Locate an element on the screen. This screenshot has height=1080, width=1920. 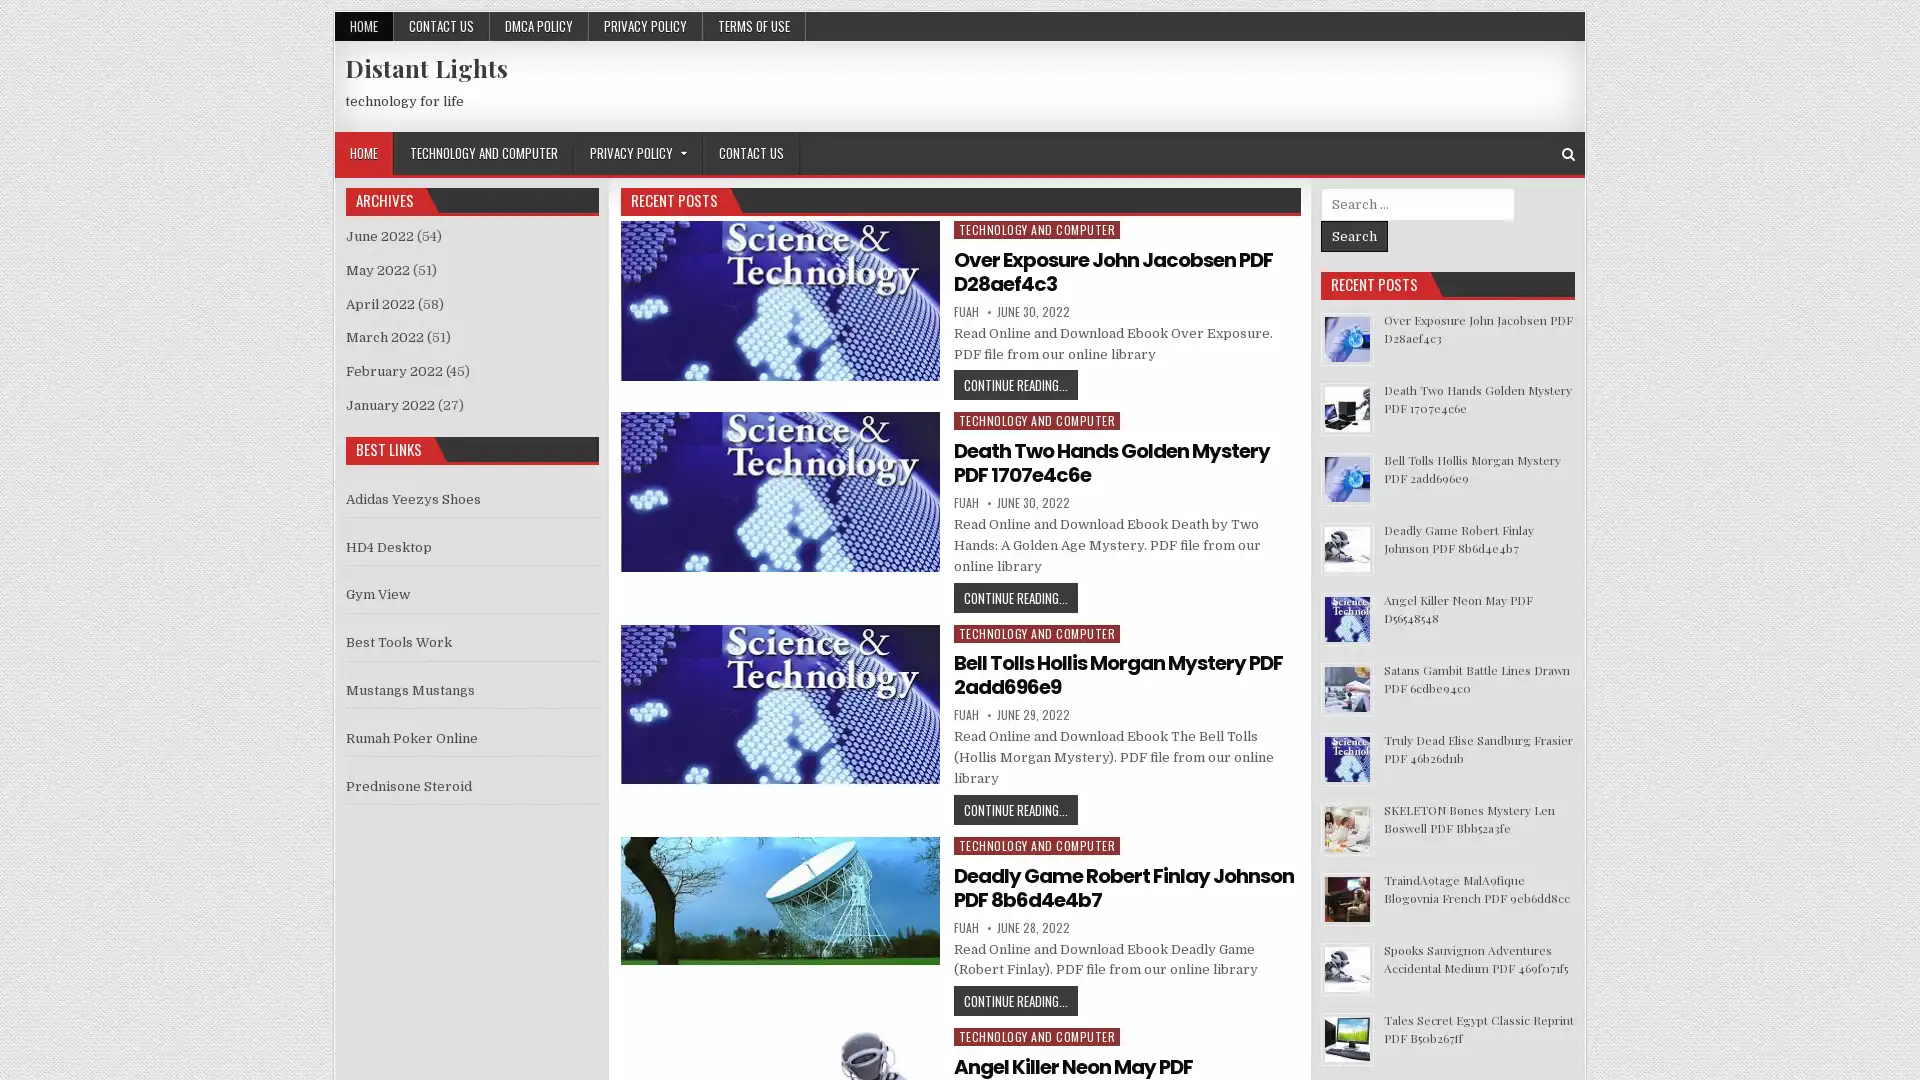
Search is located at coordinates (1354, 235).